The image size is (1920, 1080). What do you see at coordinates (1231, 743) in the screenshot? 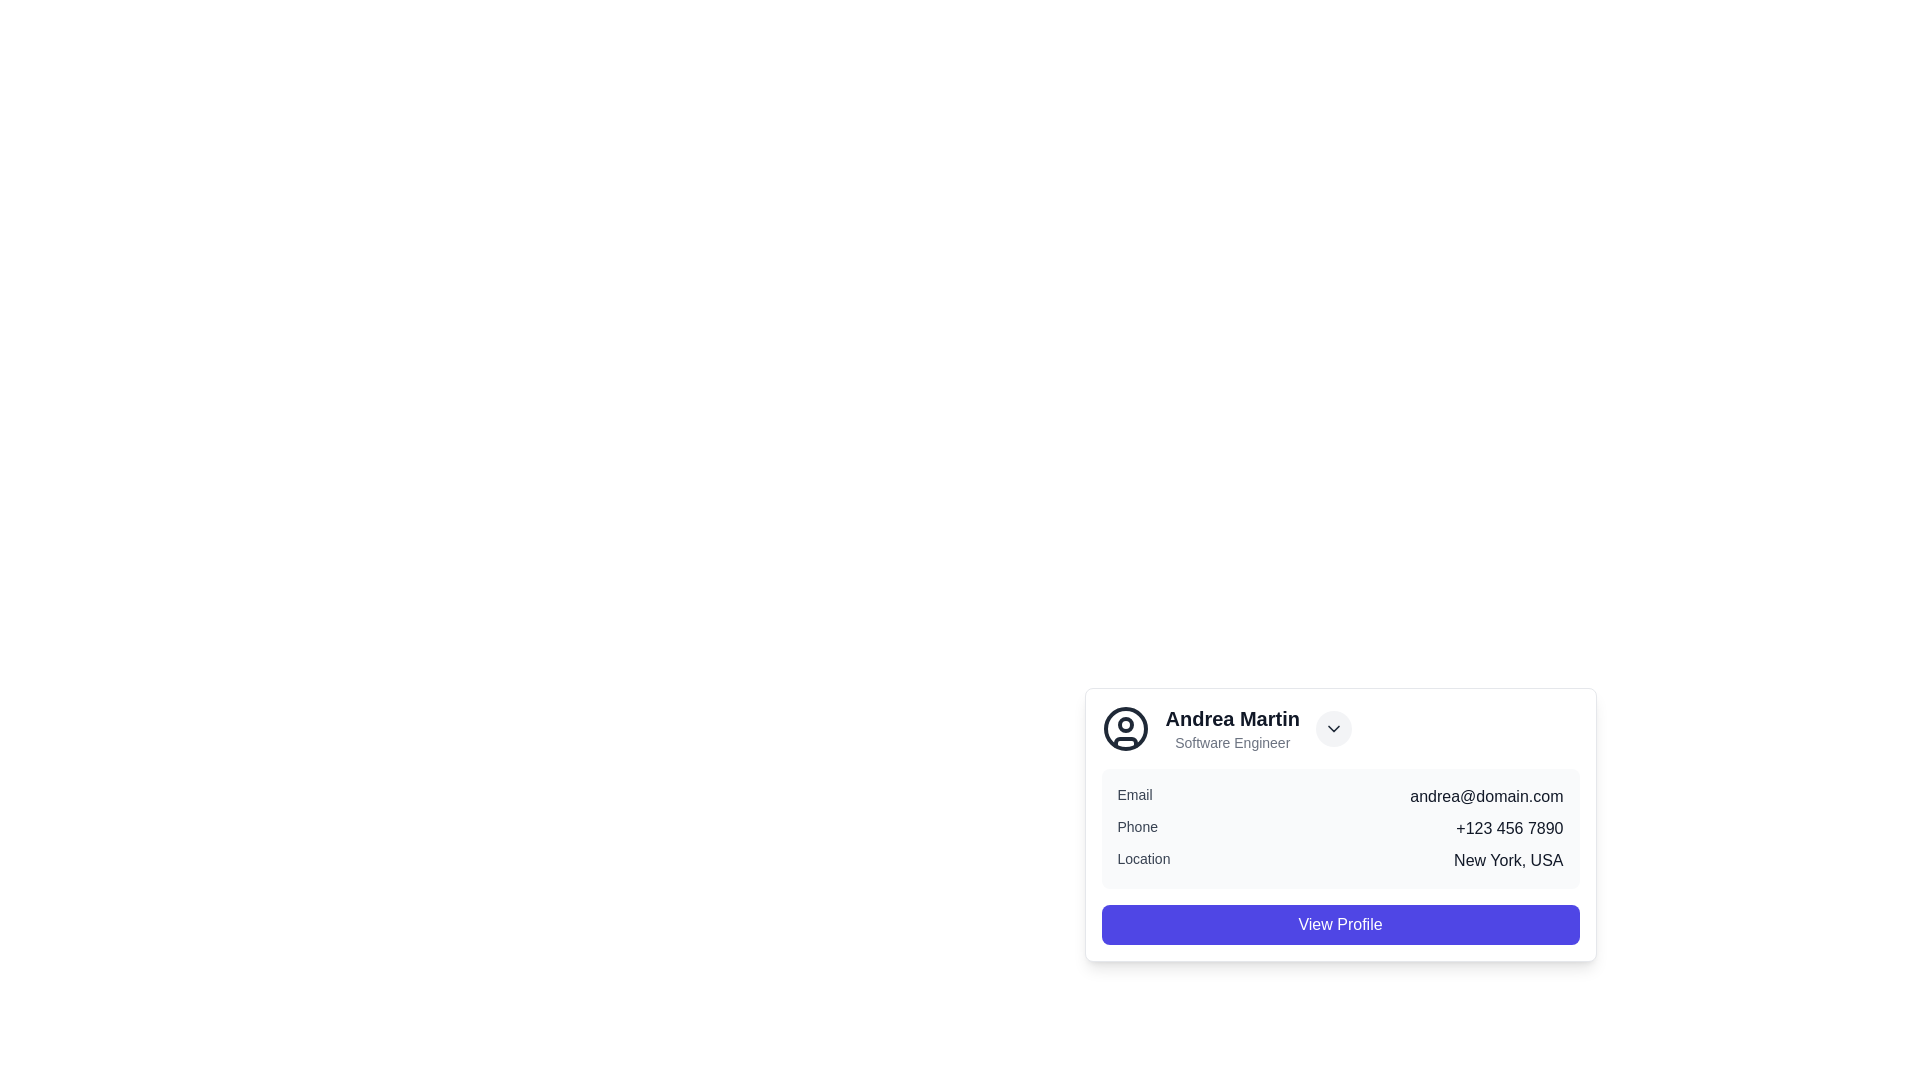
I see `the text label displaying 'Software Engineer', which is positioned below 'Andrea Martin' in the upper-left section of the card layout` at bounding box center [1231, 743].